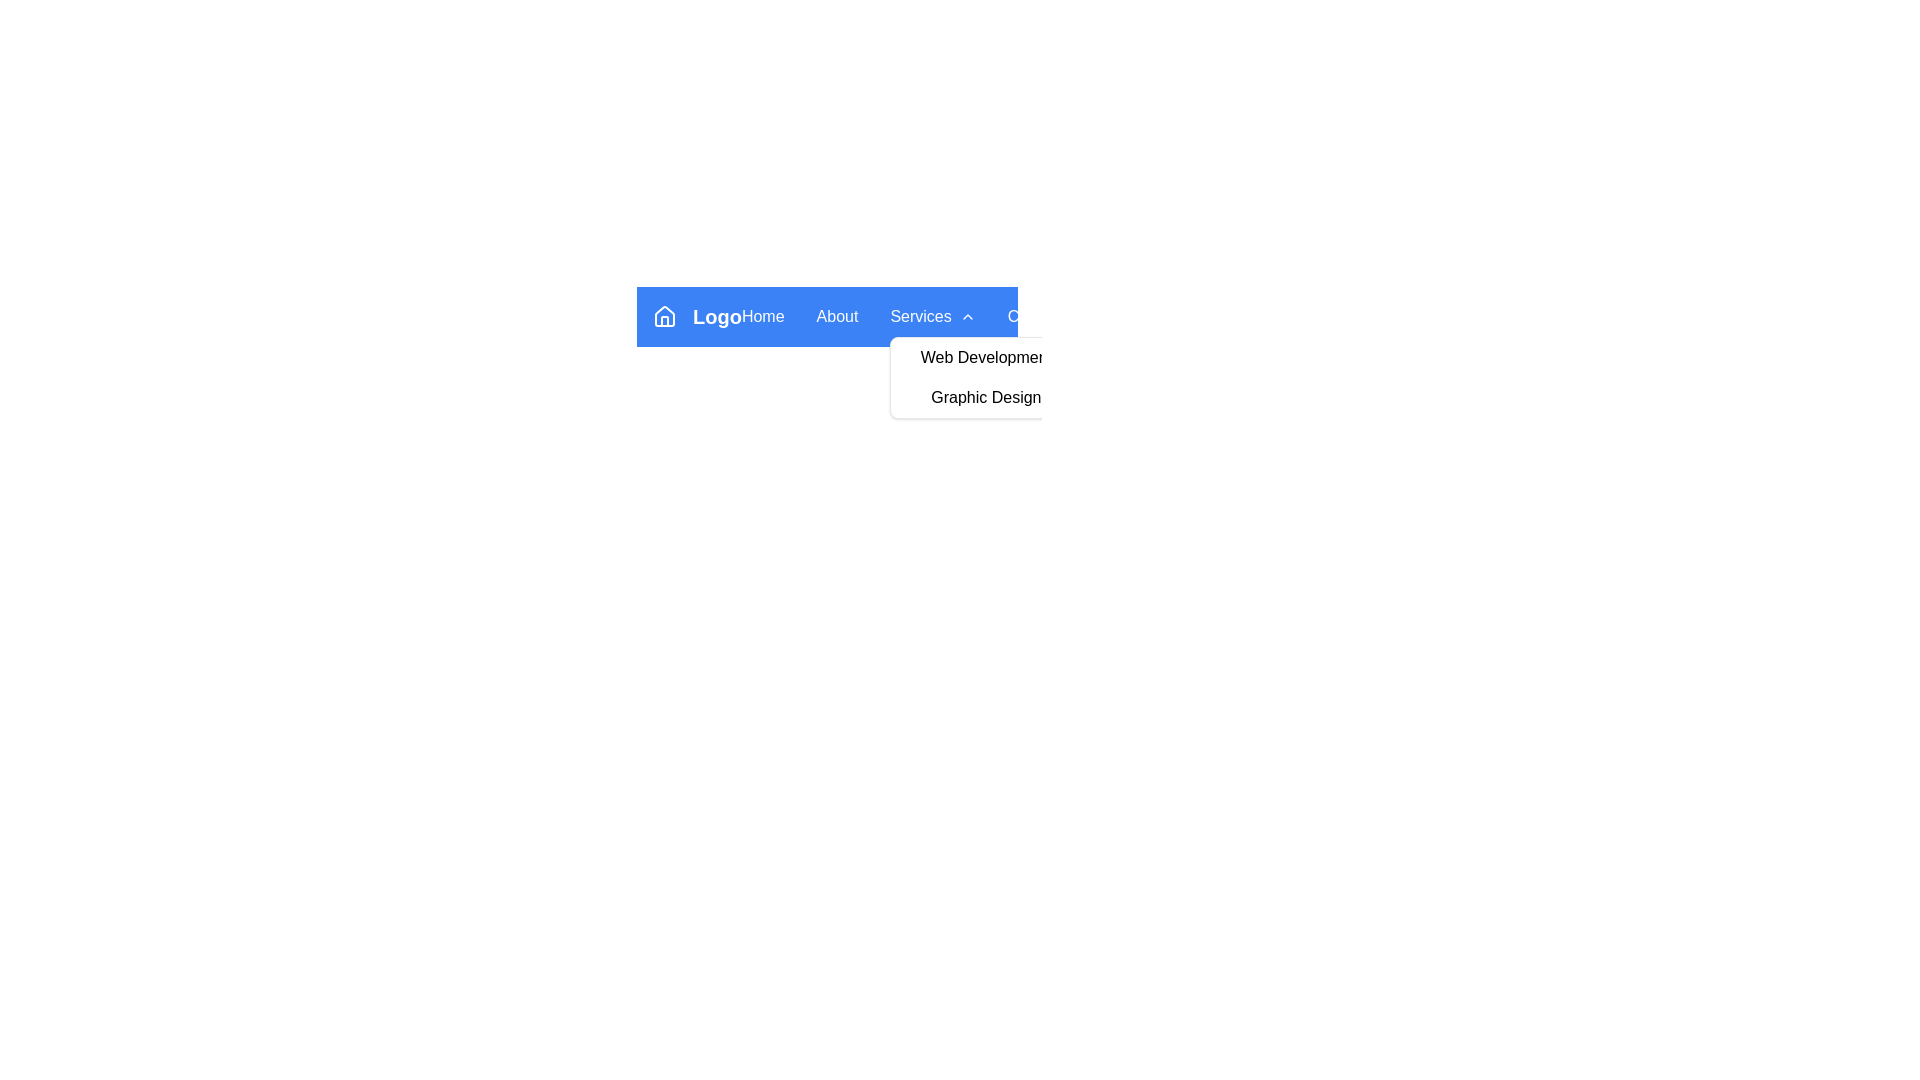 This screenshot has width=1920, height=1080. I want to click on the navigational link positioned centrally in the top section of the interface, part of a blue background menu, so click(827, 315).